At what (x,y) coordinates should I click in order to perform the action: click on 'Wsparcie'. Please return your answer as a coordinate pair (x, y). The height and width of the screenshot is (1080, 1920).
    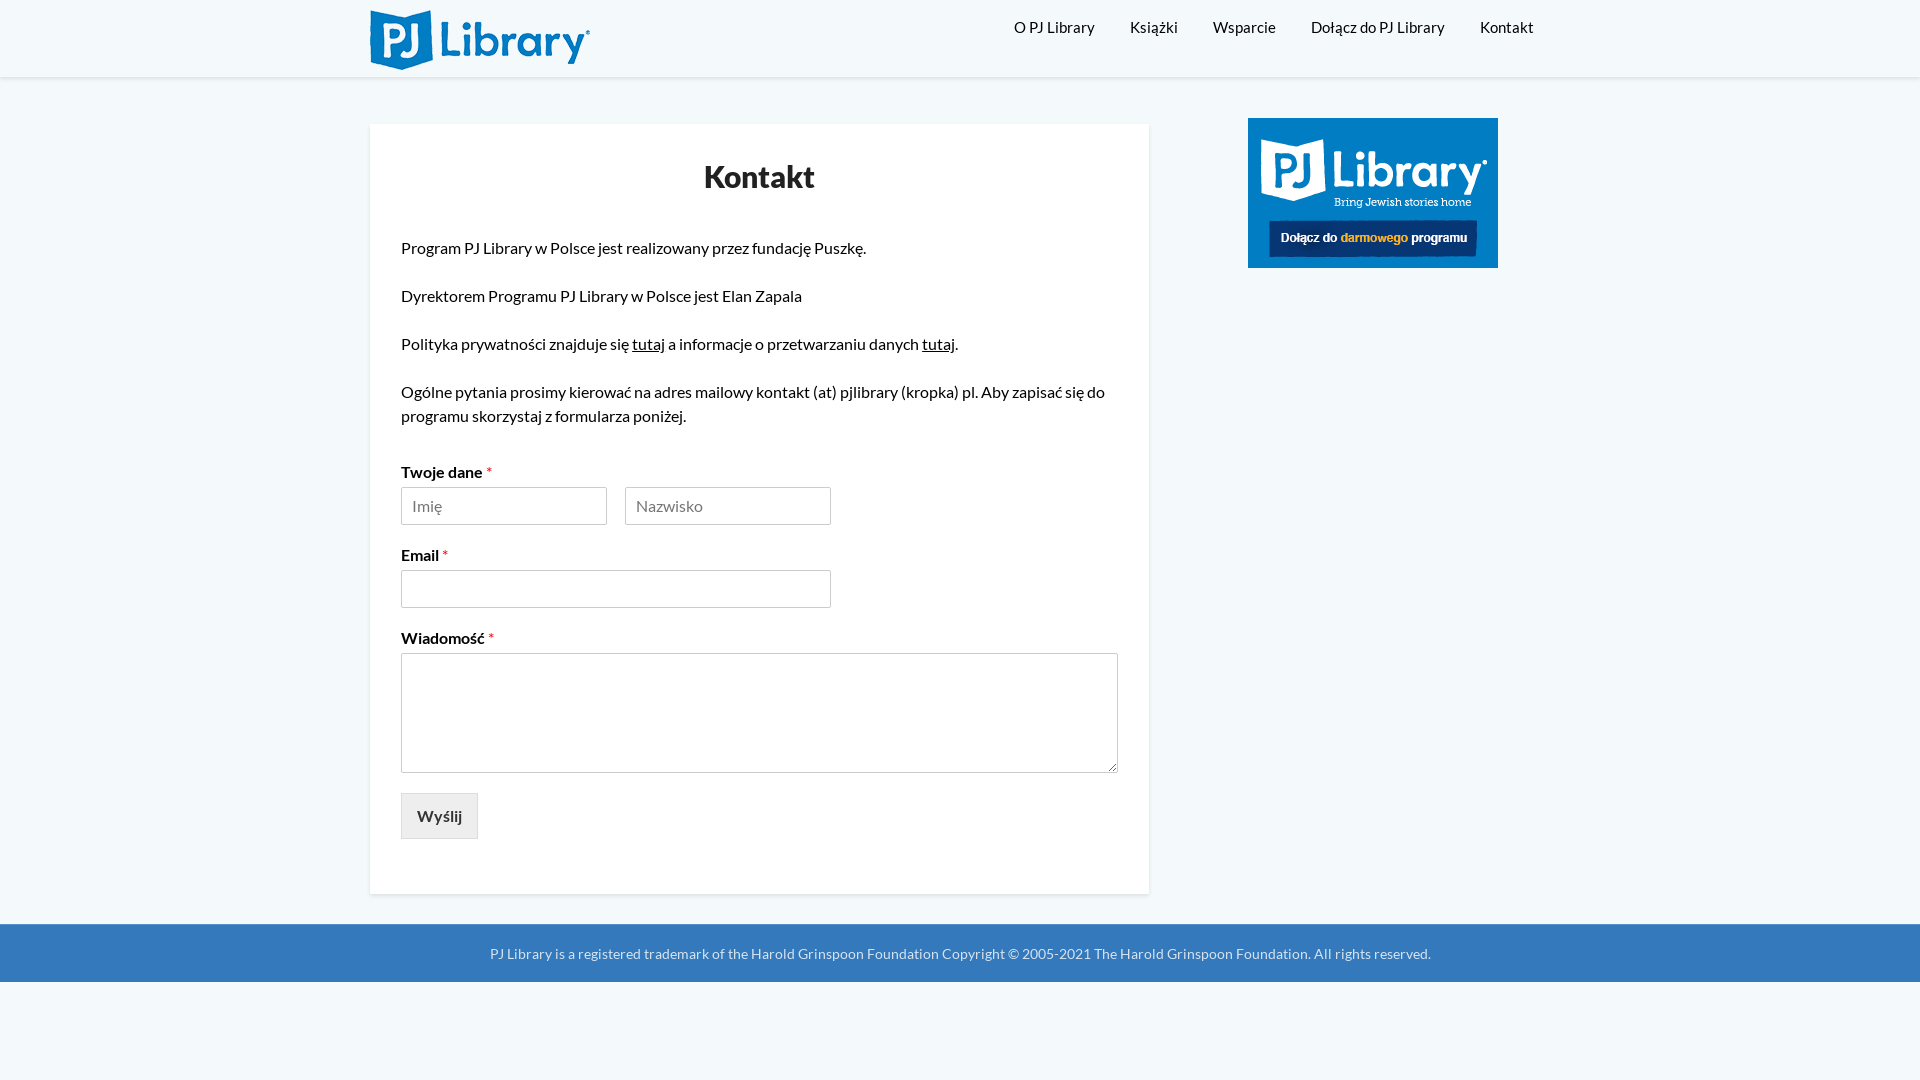
    Looking at the image, I should click on (1243, 27).